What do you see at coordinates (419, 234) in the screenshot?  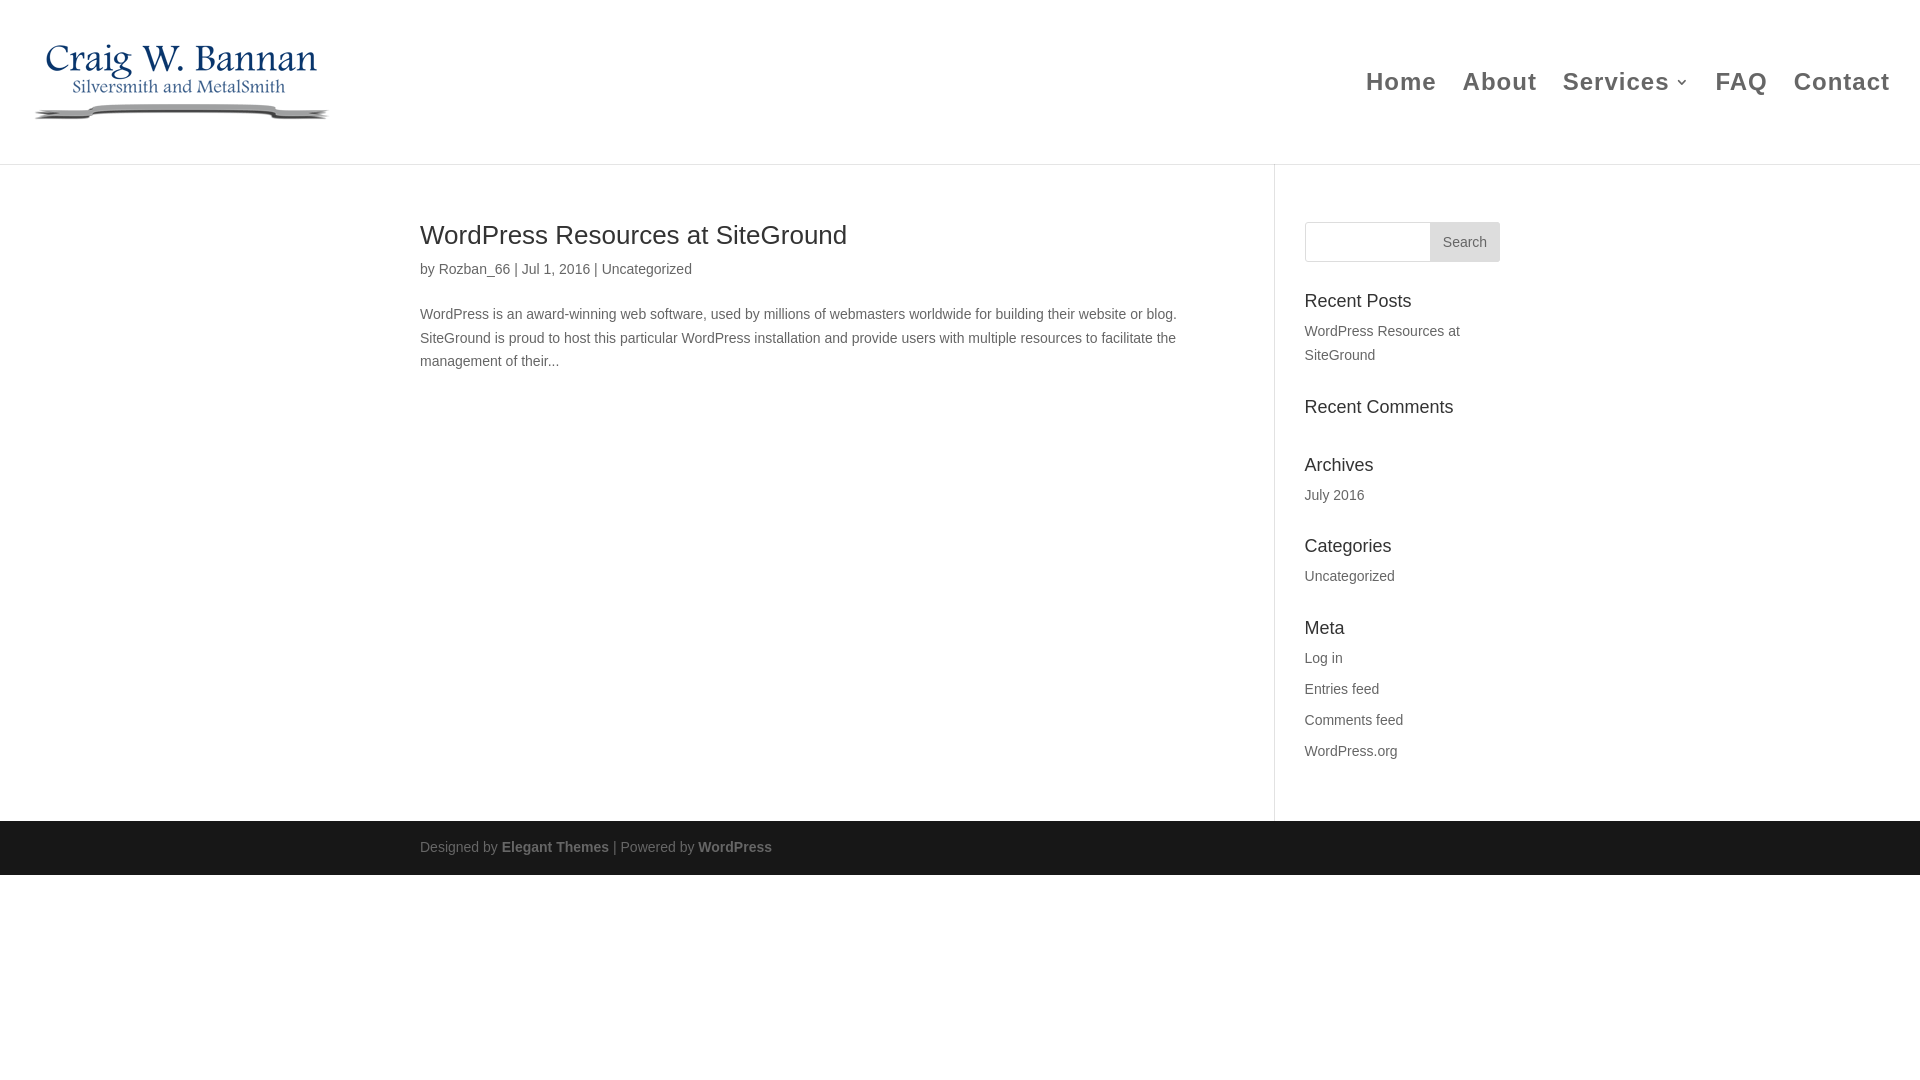 I see `'WordPress Resources at SiteGround'` at bounding box center [419, 234].